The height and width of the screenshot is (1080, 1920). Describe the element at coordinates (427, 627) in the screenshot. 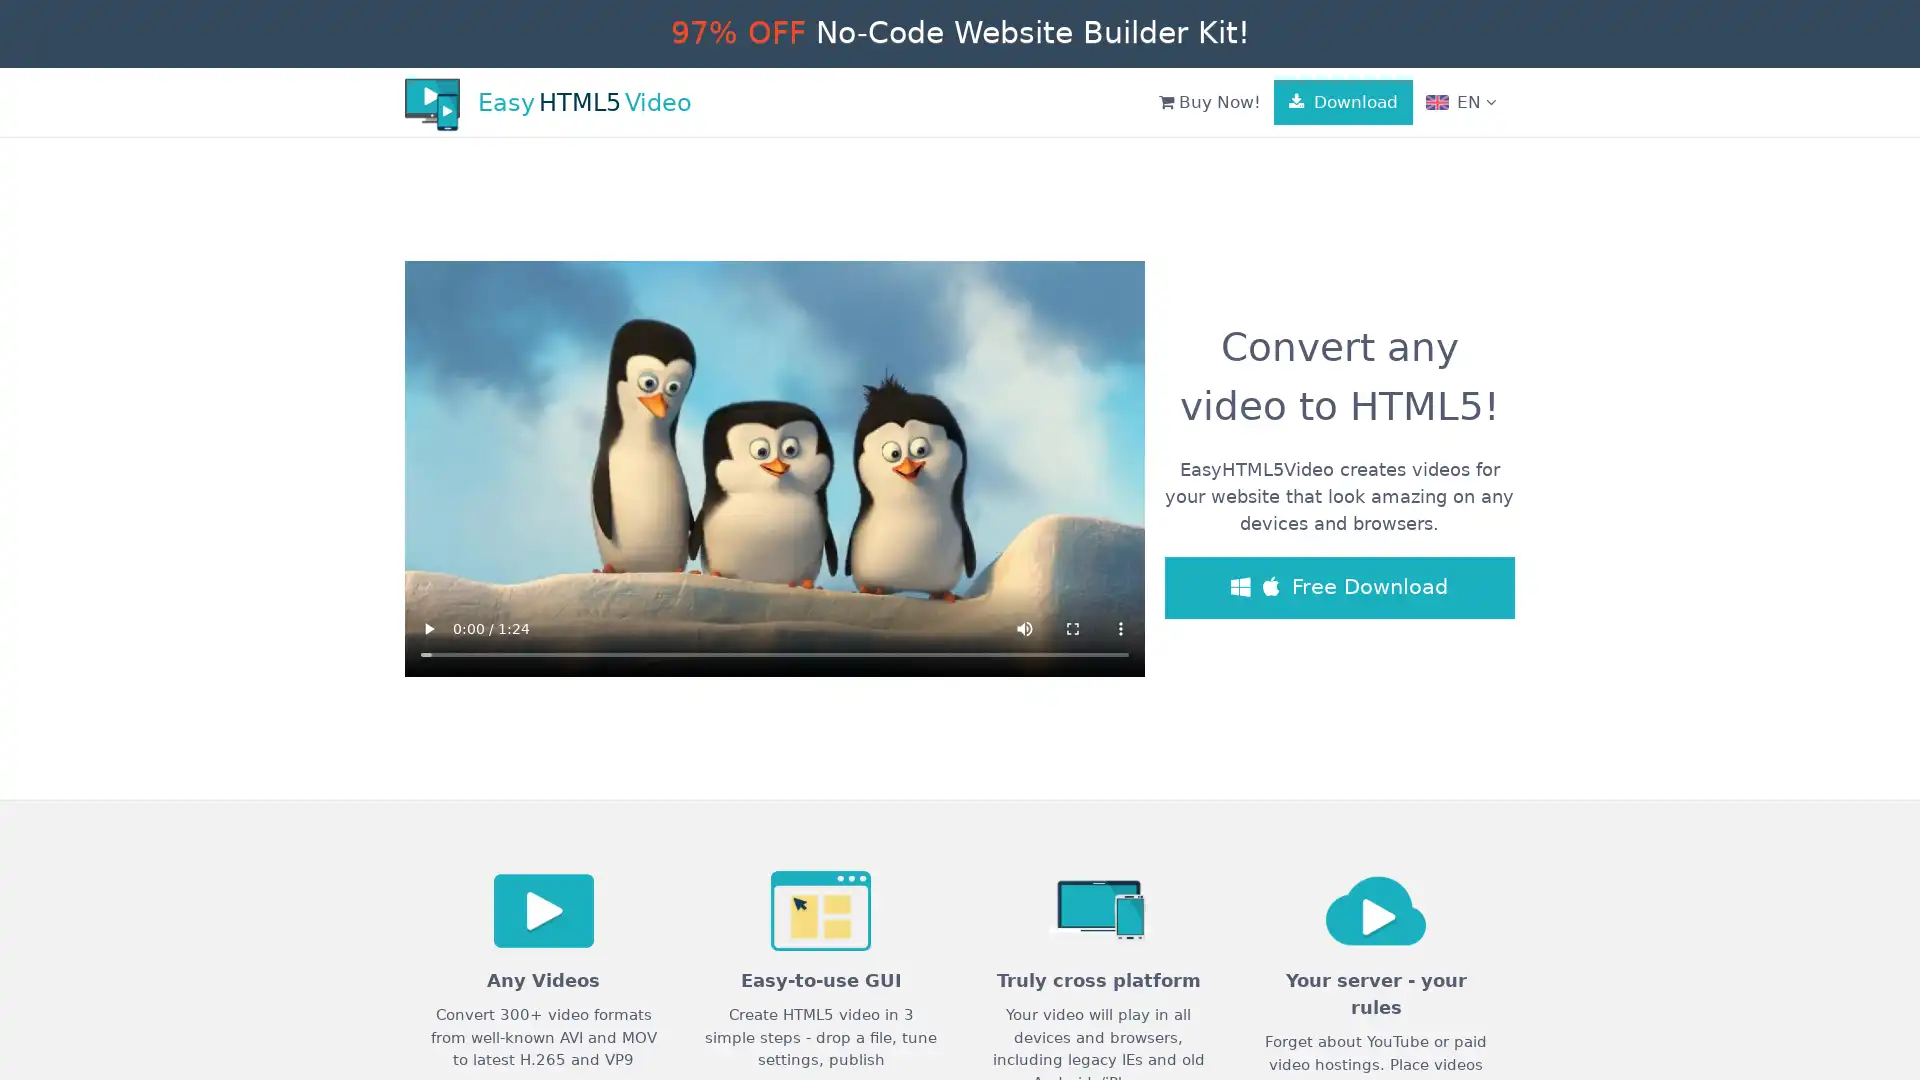

I see `play` at that location.